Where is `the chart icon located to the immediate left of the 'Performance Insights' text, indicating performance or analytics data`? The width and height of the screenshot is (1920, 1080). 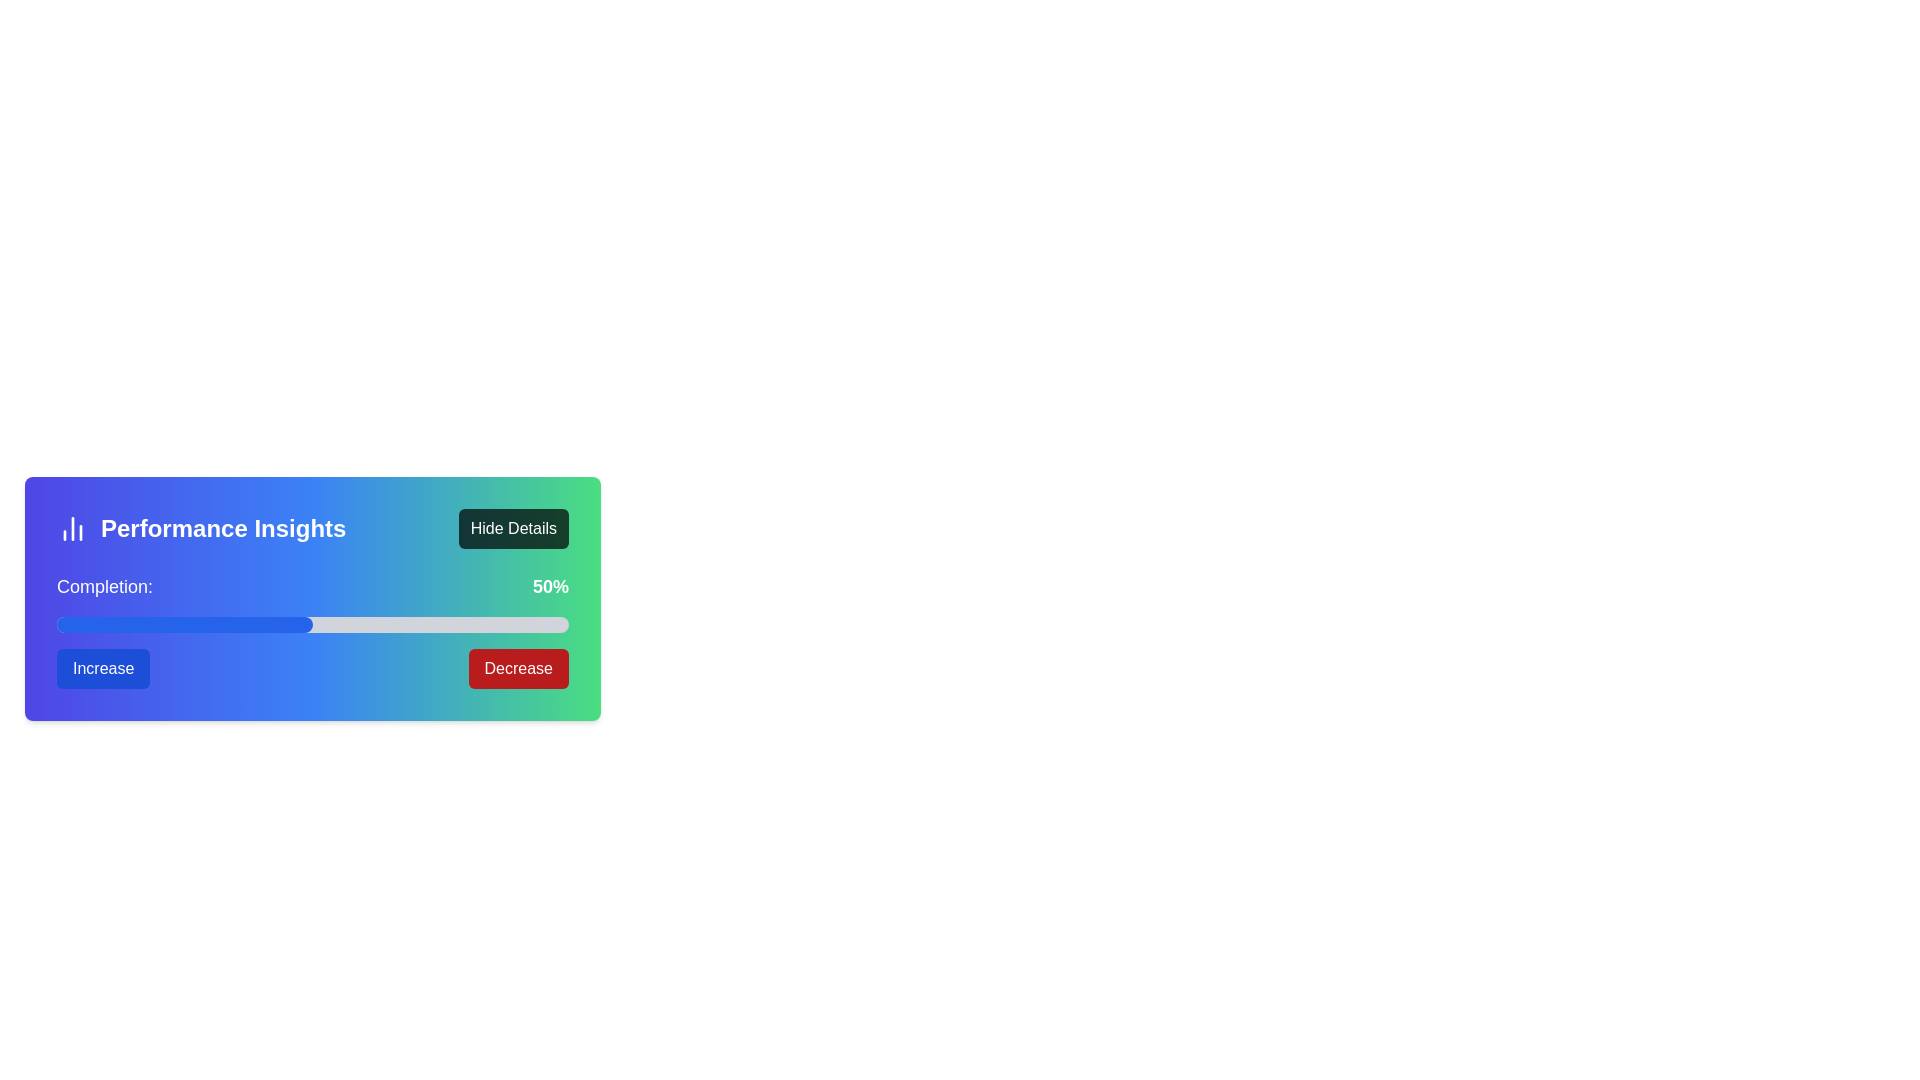 the chart icon located to the immediate left of the 'Performance Insights' text, indicating performance or analytics data is located at coordinates (72, 527).